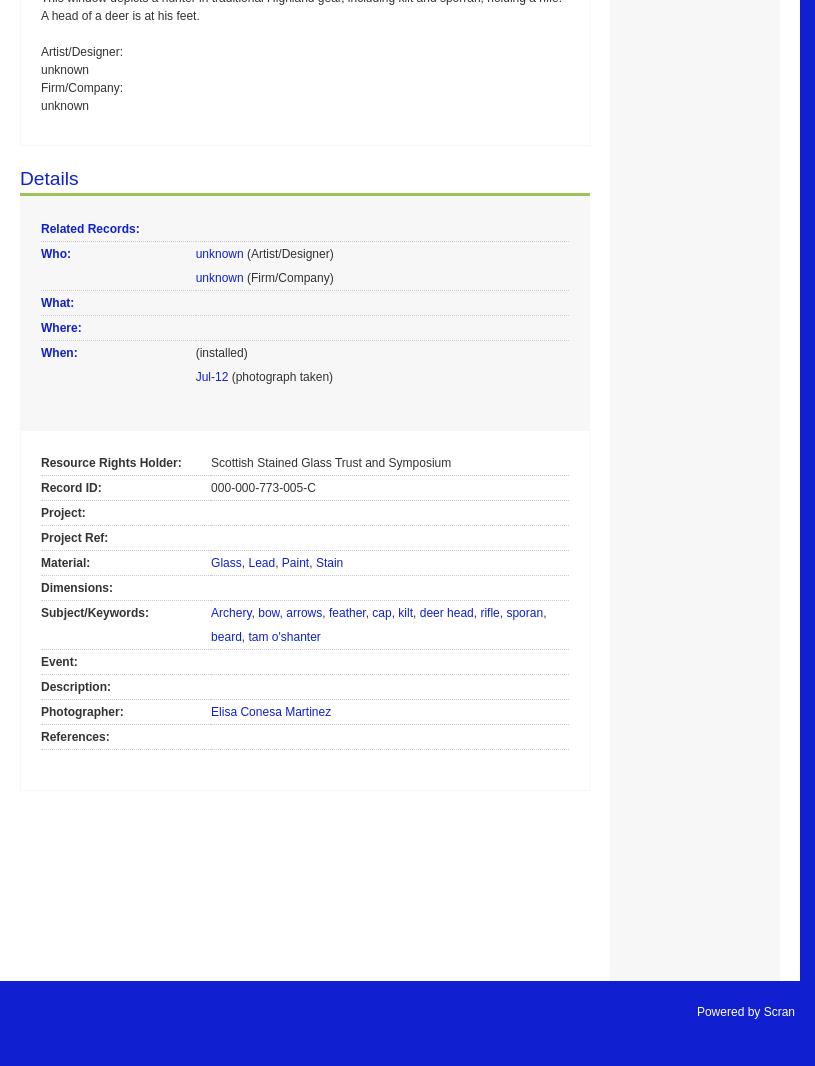 This screenshot has height=1066, width=815. Describe the element at coordinates (73, 536) in the screenshot. I see `'Project Ref:'` at that location.